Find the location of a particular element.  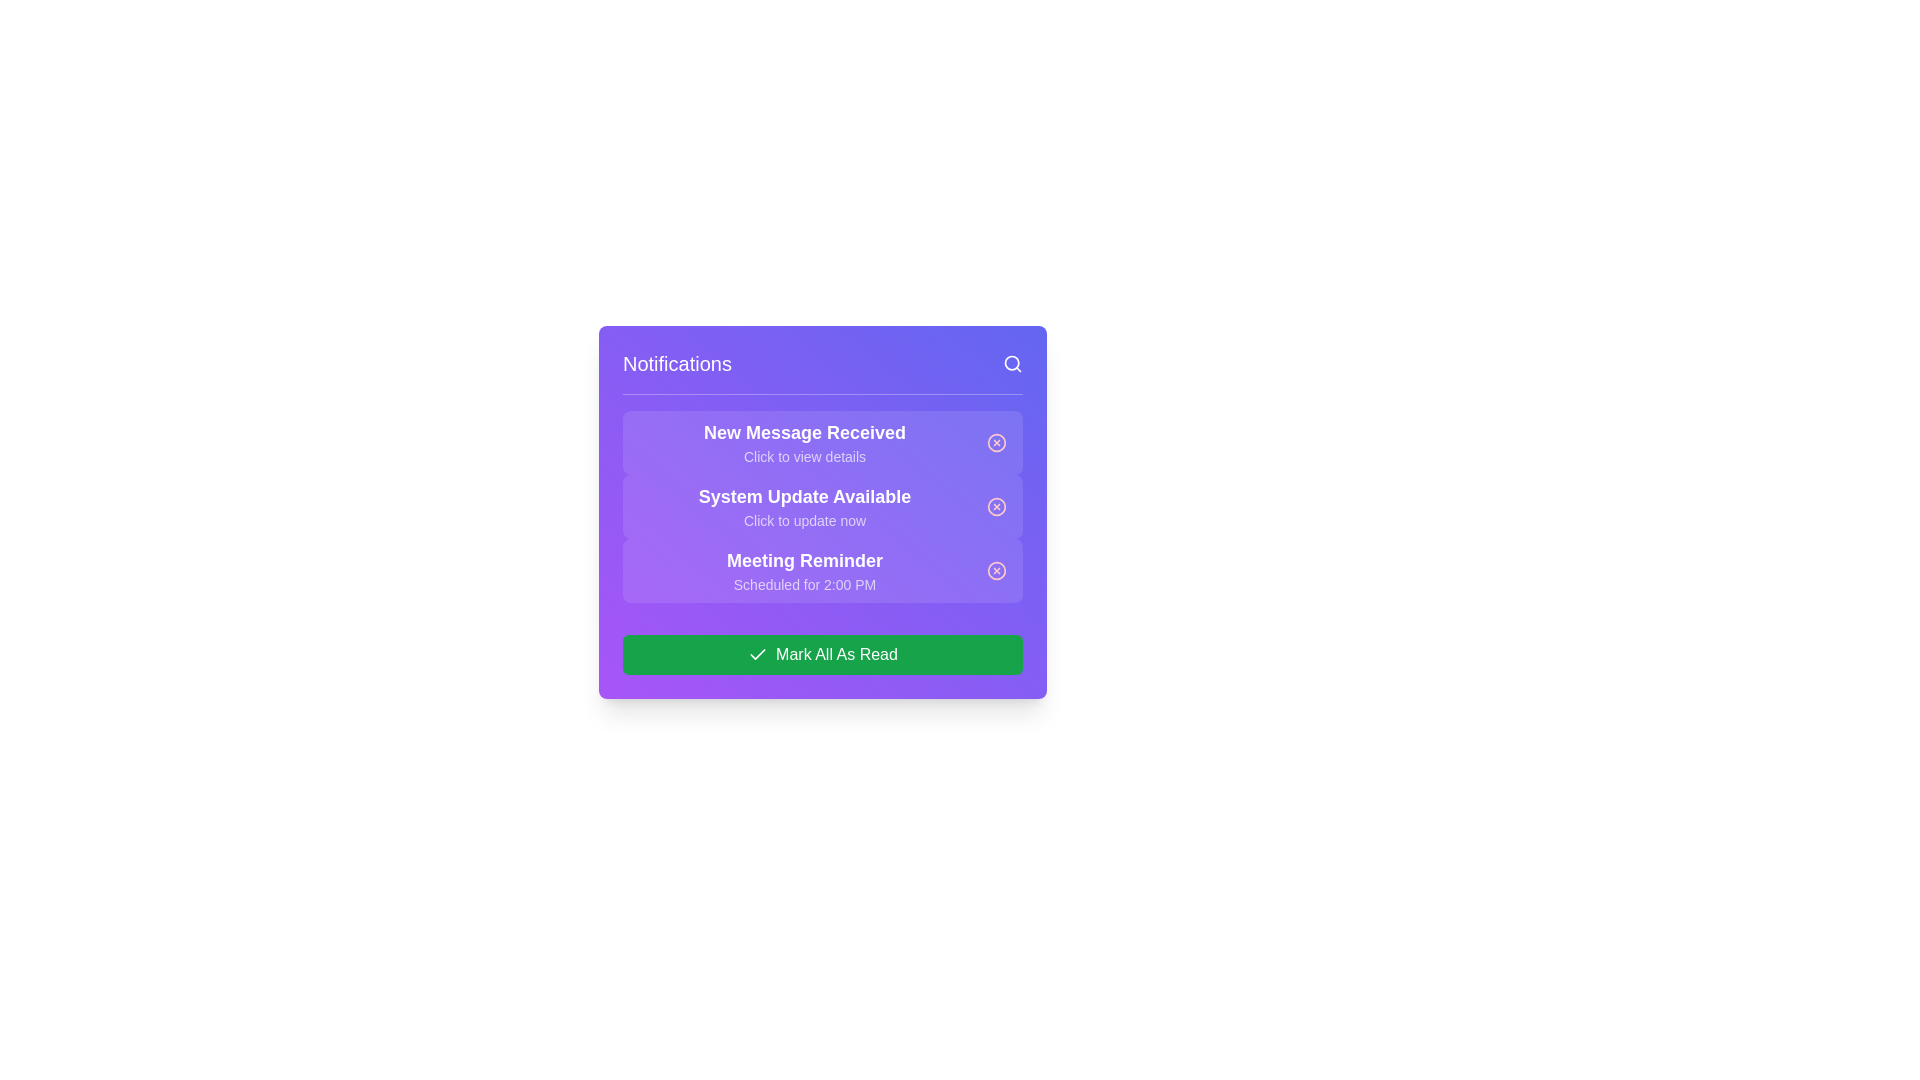

the circular graphical element within the icon located at the far-right side of the first notification item titled 'New Message Received.' is located at coordinates (997, 442).